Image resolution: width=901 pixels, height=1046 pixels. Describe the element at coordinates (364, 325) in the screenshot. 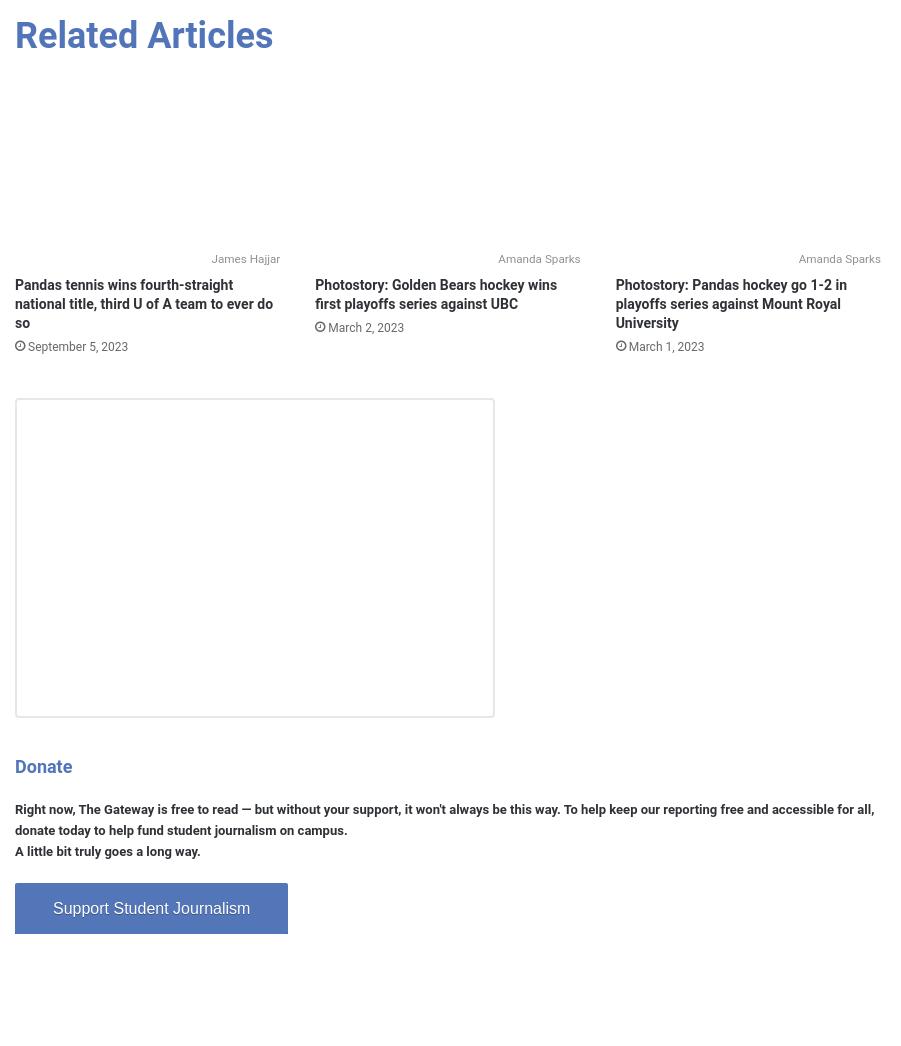

I see `'March 2, 2023'` at that location.